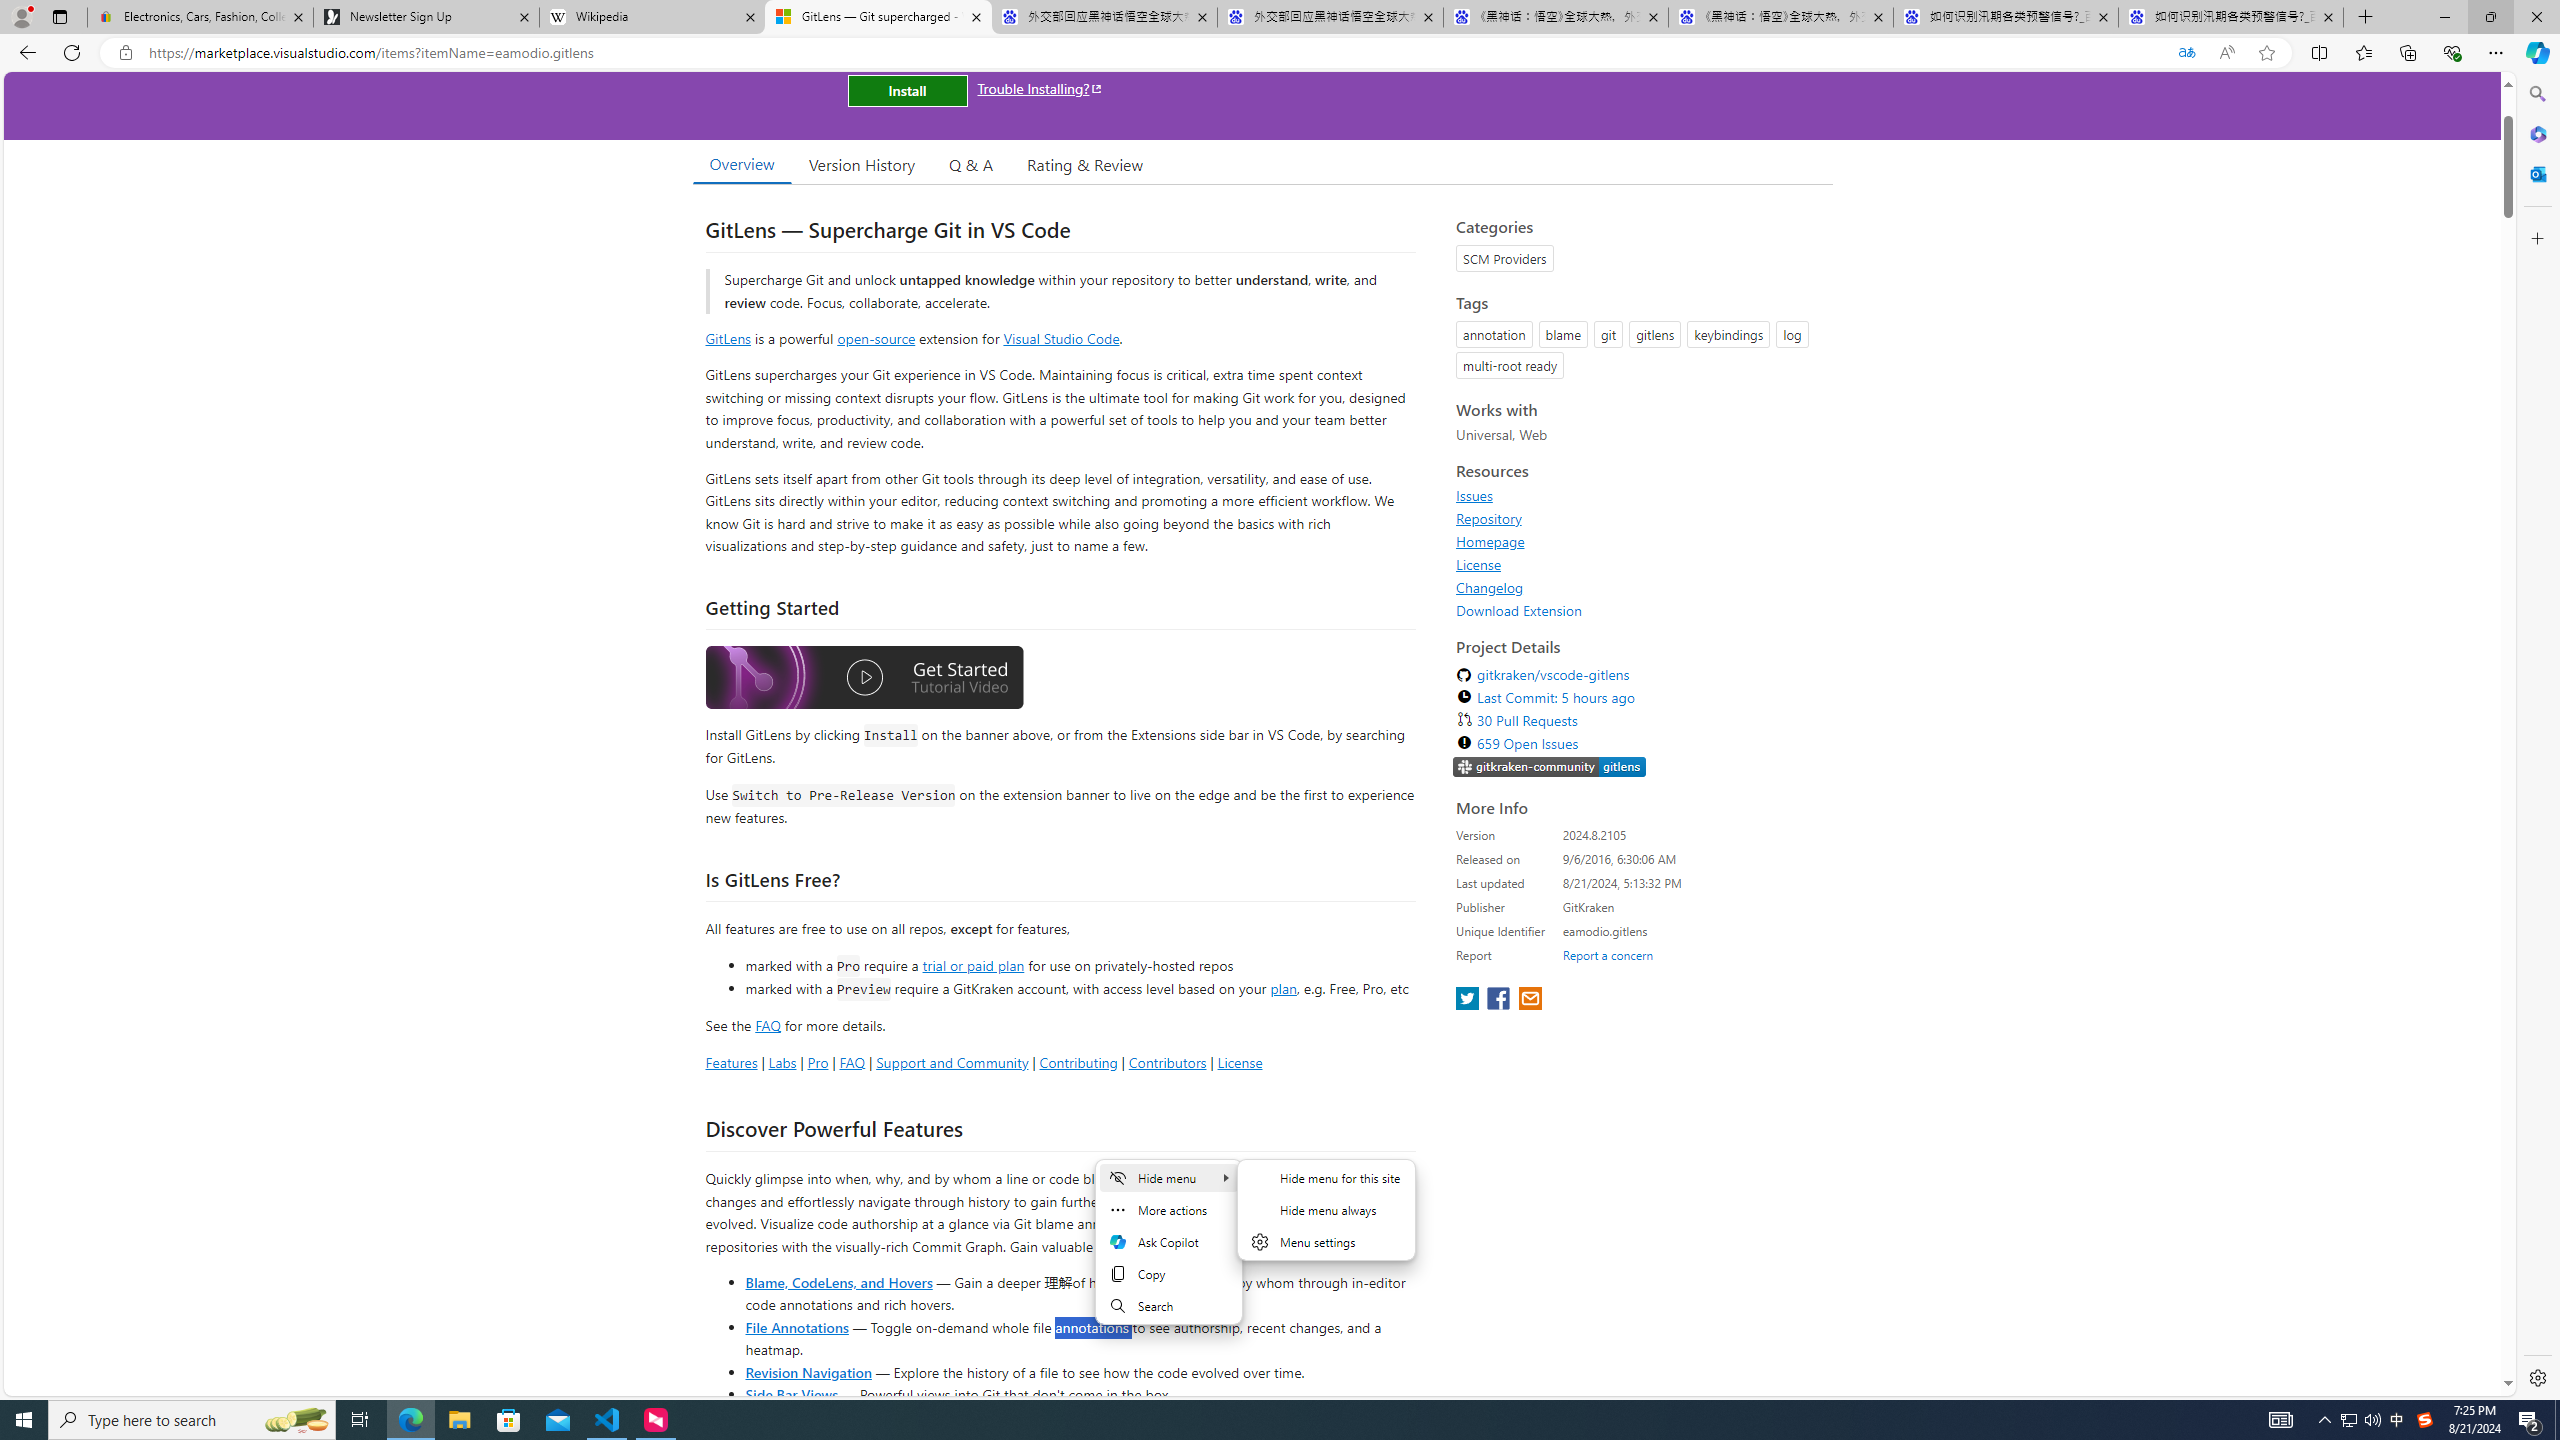 The width and height of the screenshot is (2560, 1440). I want to click on 'File Annotations', so click(796, 1325).